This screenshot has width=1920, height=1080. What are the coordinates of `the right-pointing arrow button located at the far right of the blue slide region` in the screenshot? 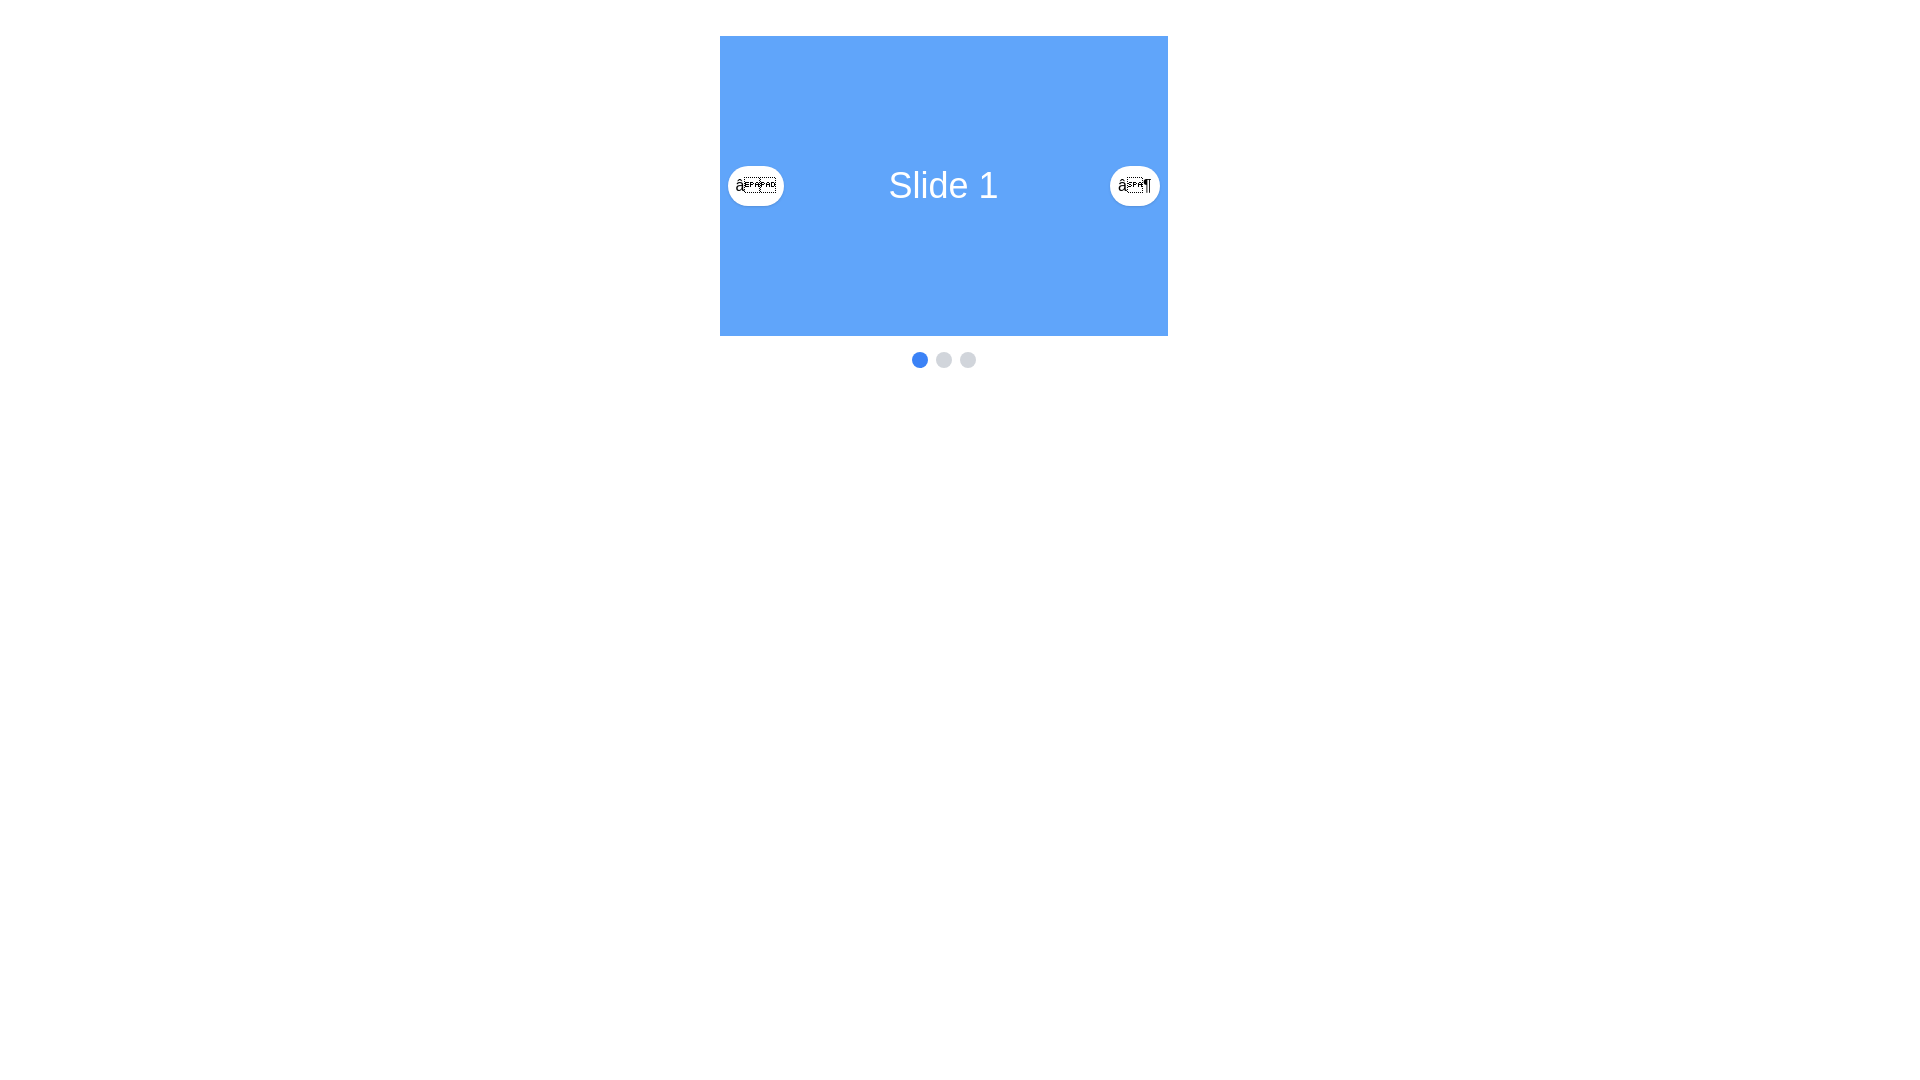 It's located at (1134, 185).